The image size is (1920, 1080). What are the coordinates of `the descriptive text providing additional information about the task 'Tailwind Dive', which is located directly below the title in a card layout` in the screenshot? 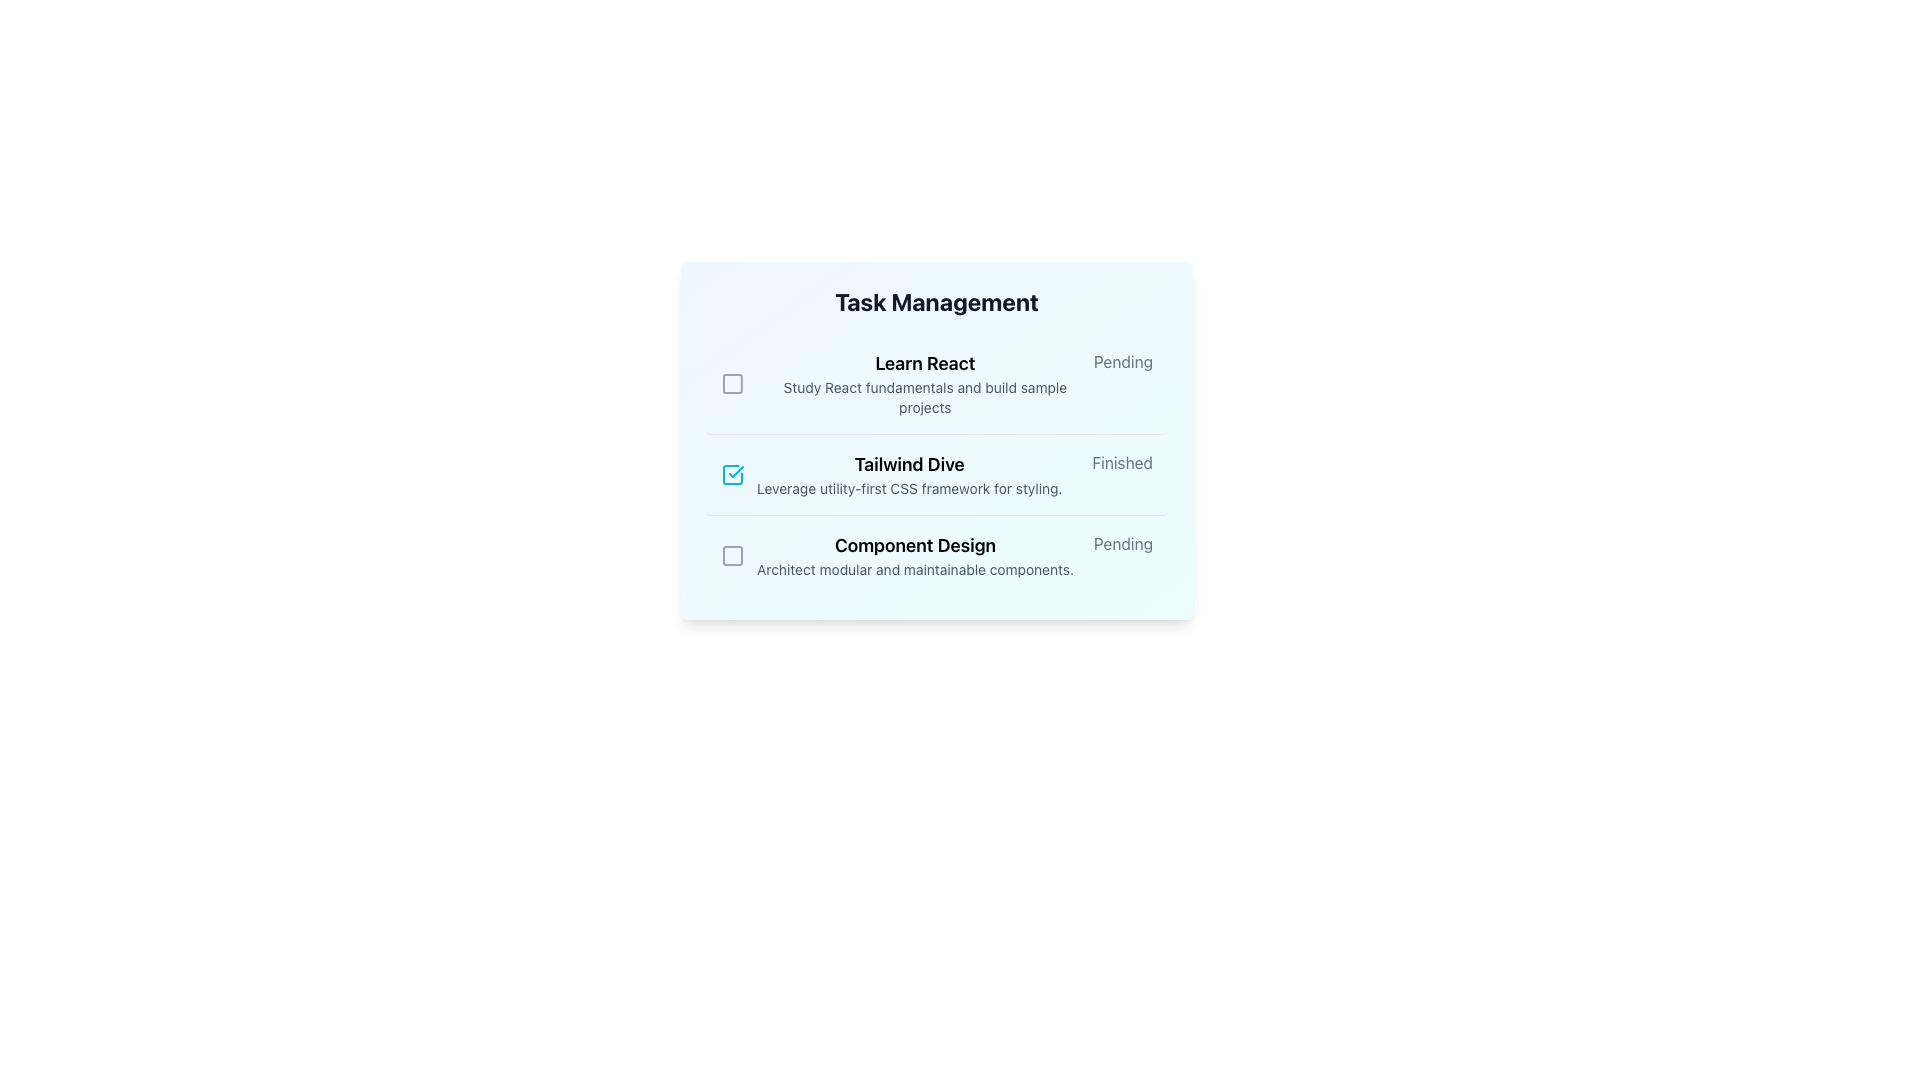 It's located at (908, 489).